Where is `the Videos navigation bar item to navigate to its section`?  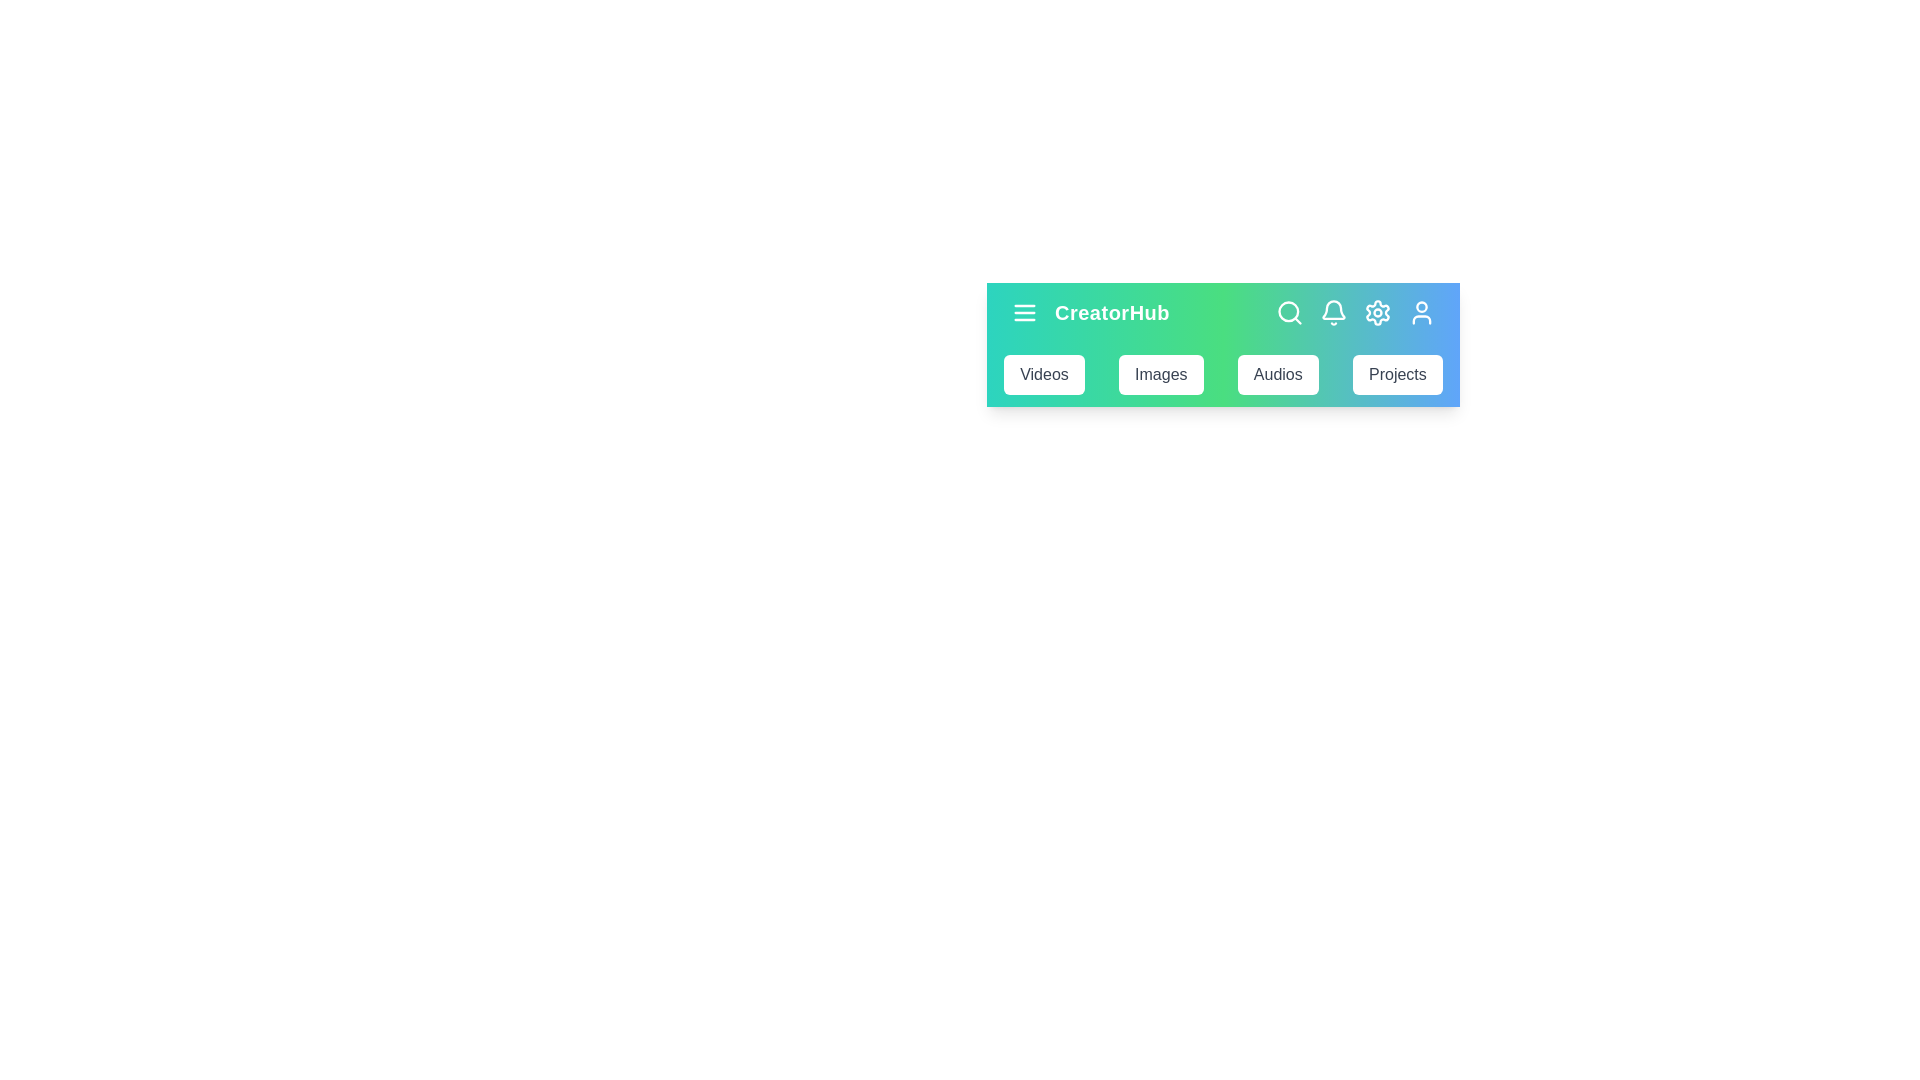 the Videos navigation bar item to navigate to its section is located at coordinates (1043, 374).